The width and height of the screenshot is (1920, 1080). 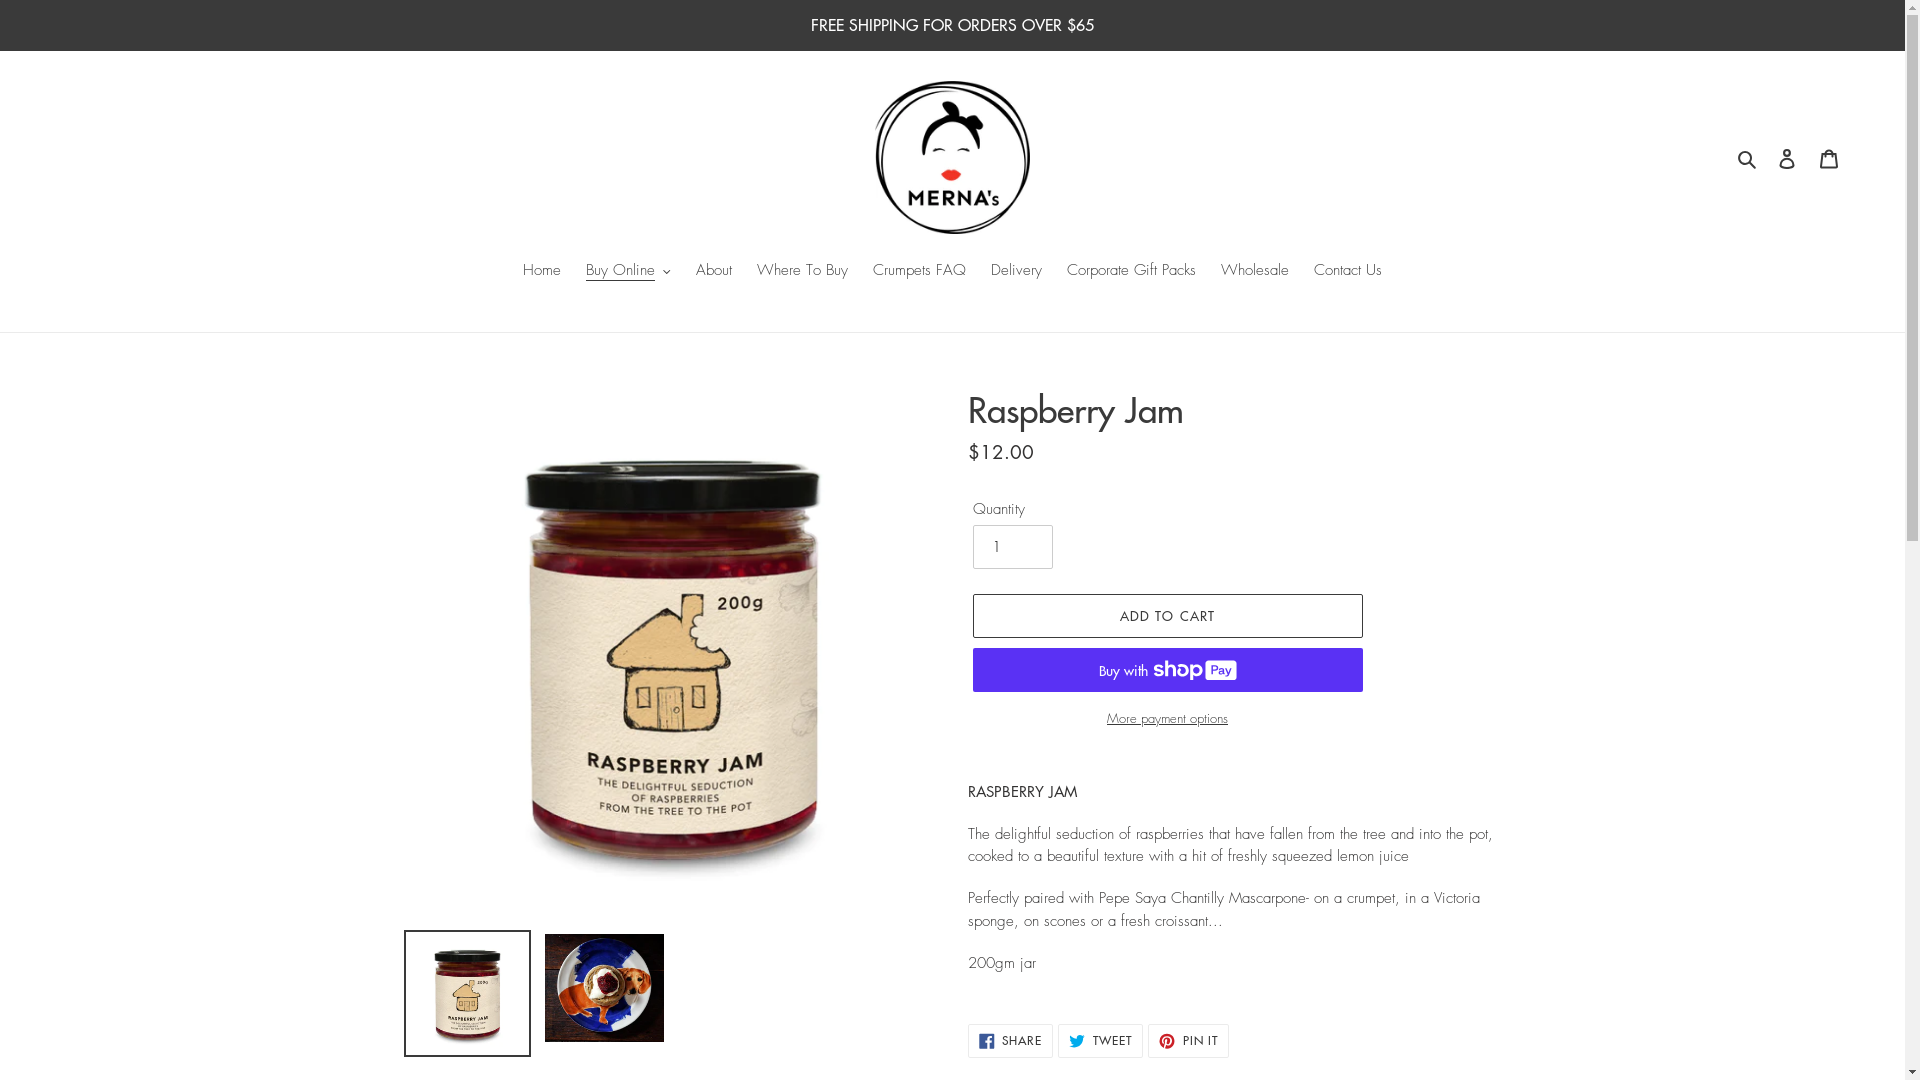 I want to click on 'ADD TO CART', so click(x=971, y=615).